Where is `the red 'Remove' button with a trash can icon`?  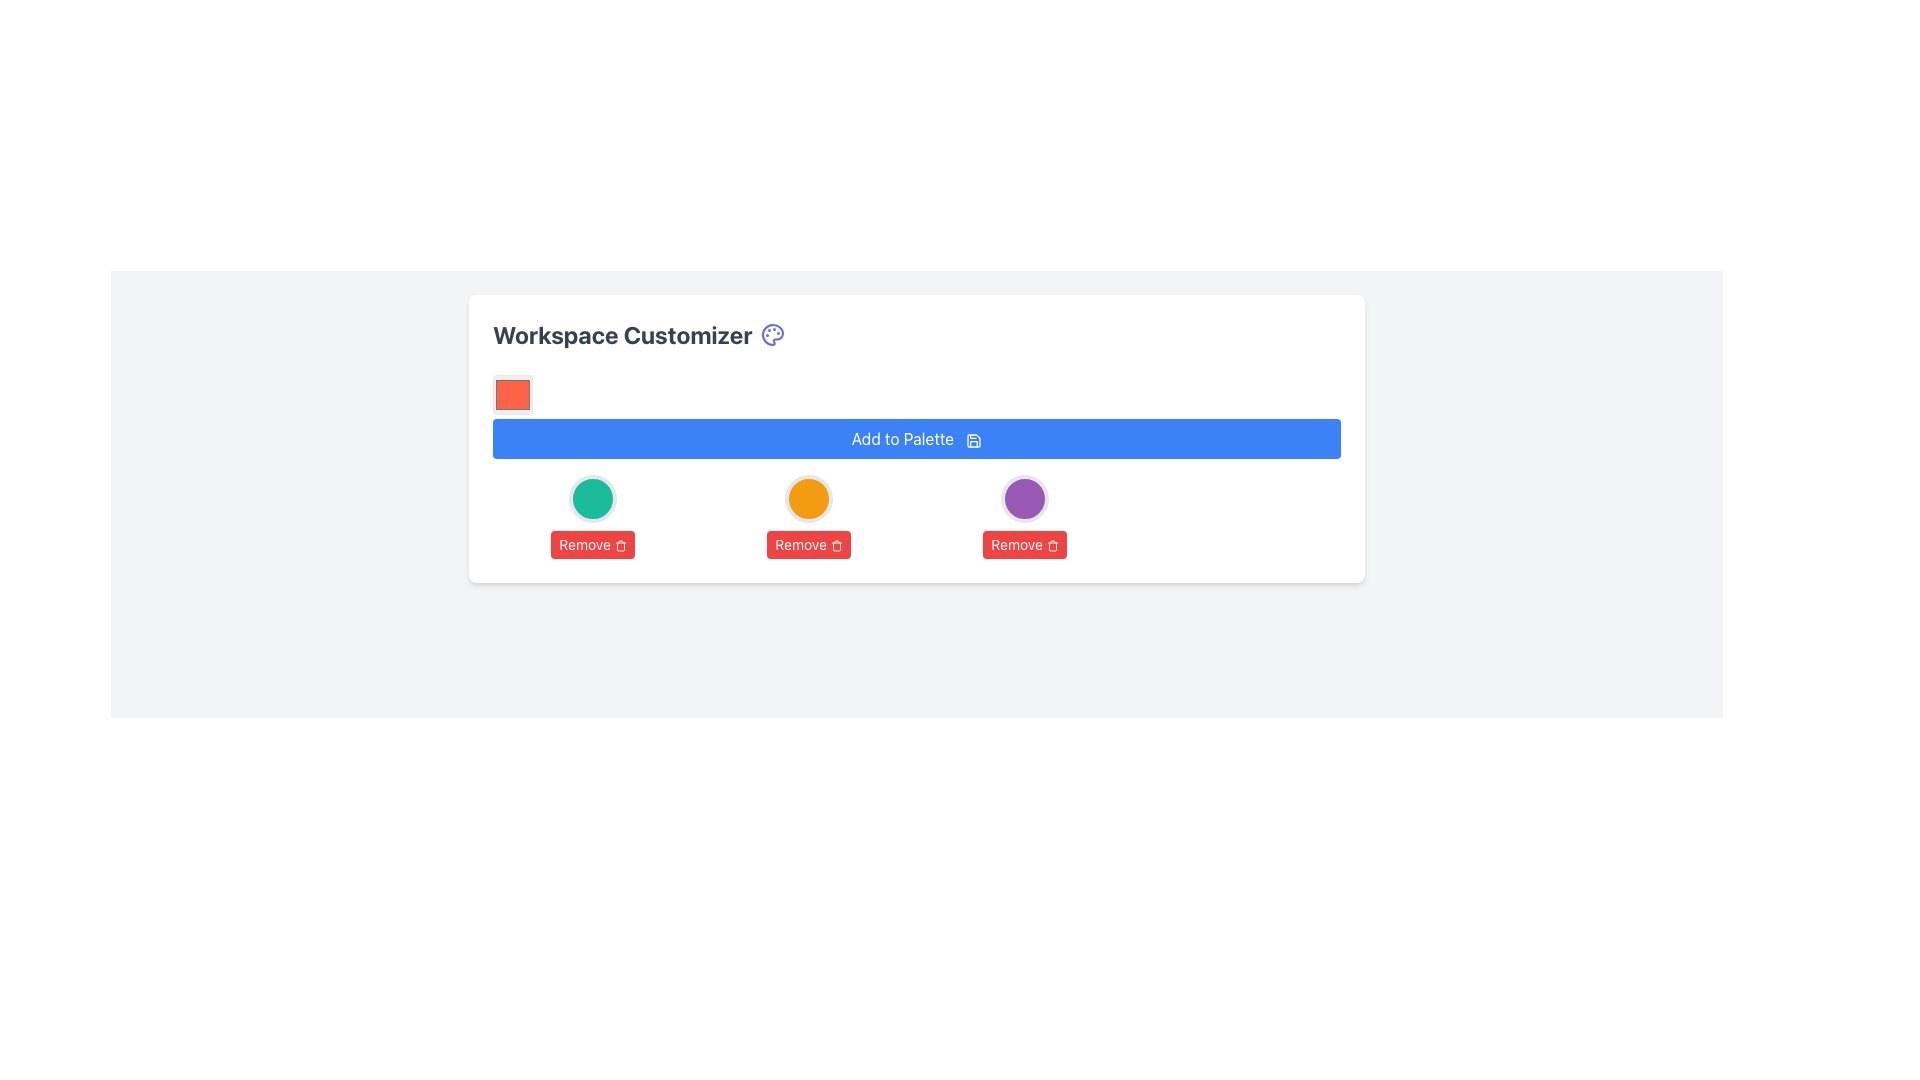
the red 'Remove' button with a trash can icon is located at coordinates (1025, 515).